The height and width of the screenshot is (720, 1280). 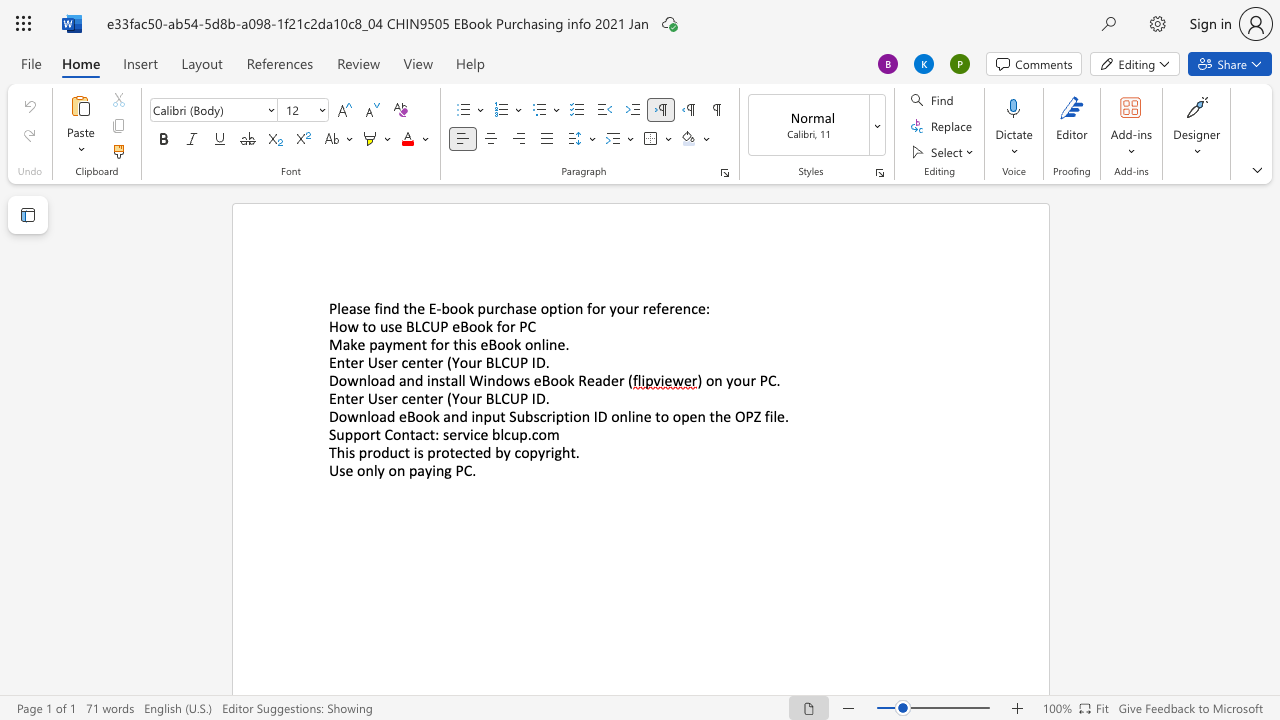 I want to click on the subset text "paying P" within the text "Use only on paying PC.", so click(x=407, y=470).